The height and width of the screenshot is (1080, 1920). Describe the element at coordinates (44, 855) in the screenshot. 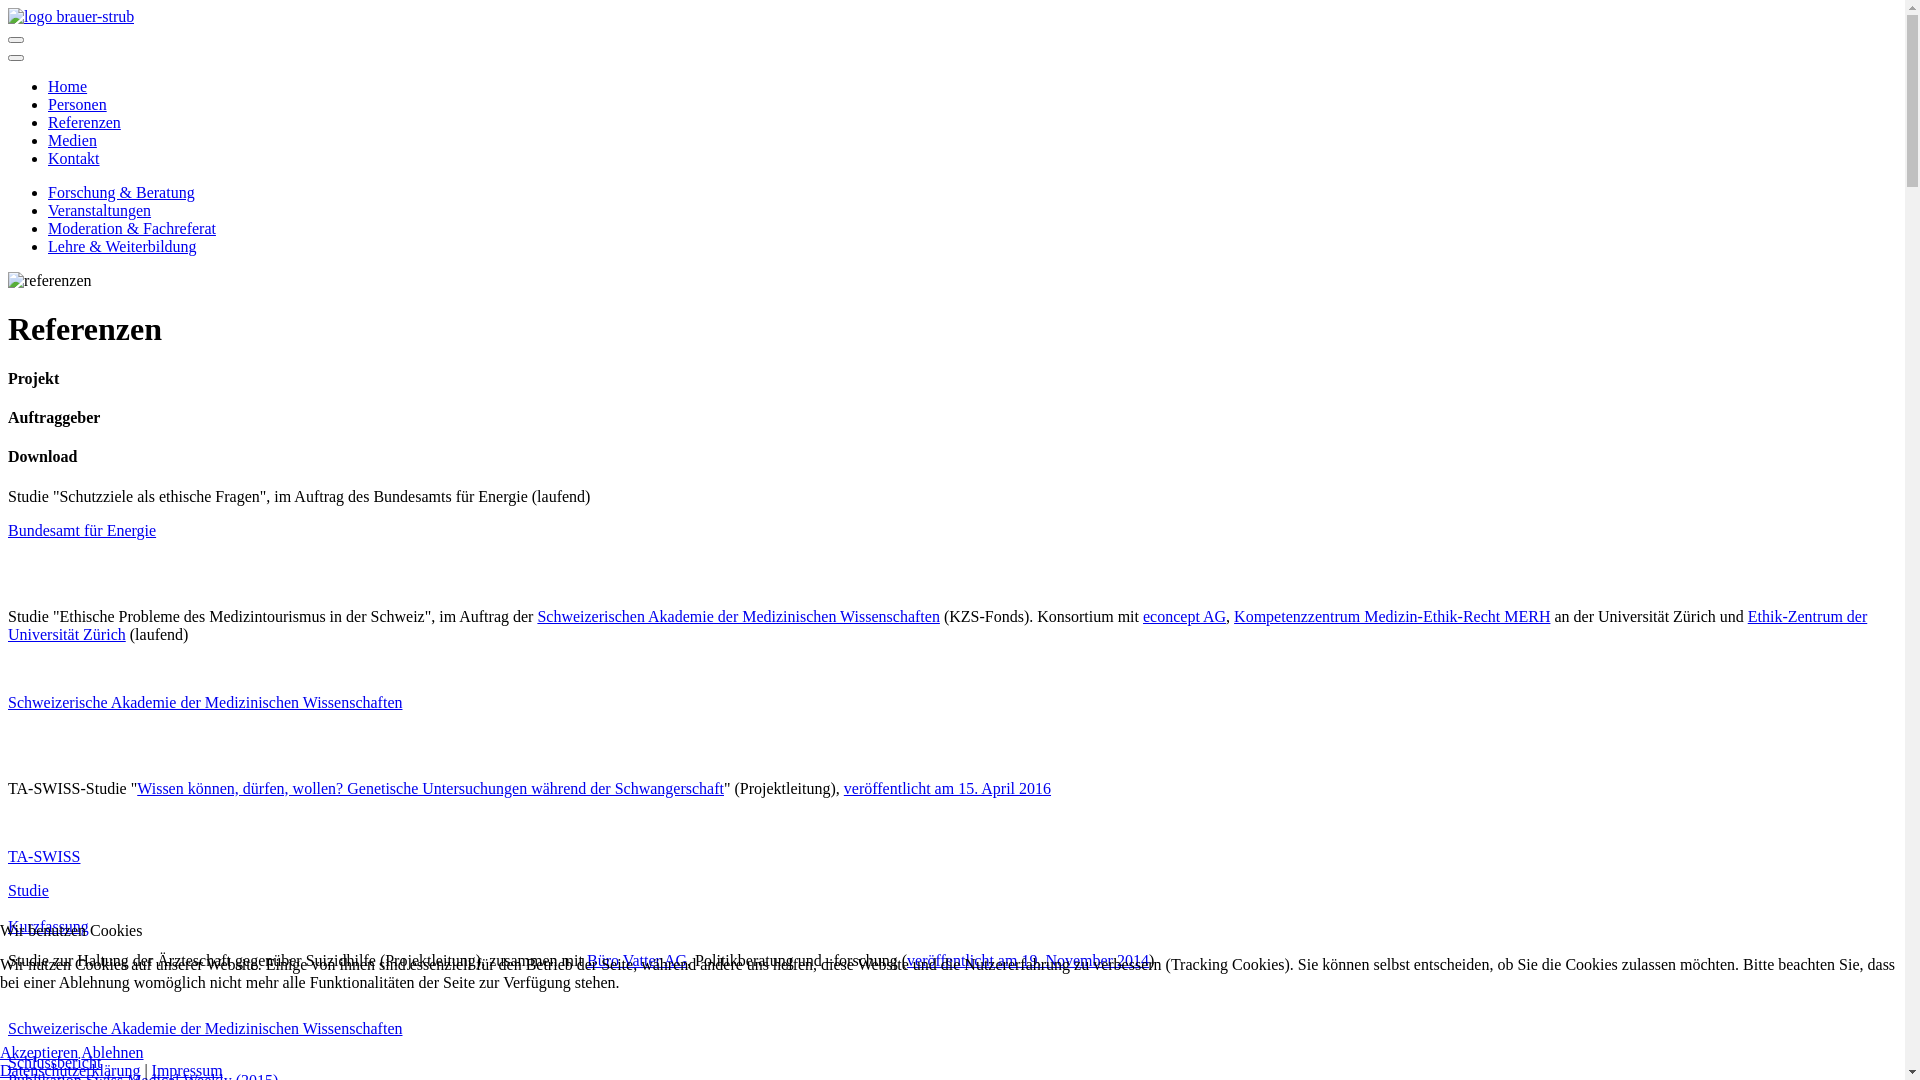

I see `'TA-SWISS'` at that location.